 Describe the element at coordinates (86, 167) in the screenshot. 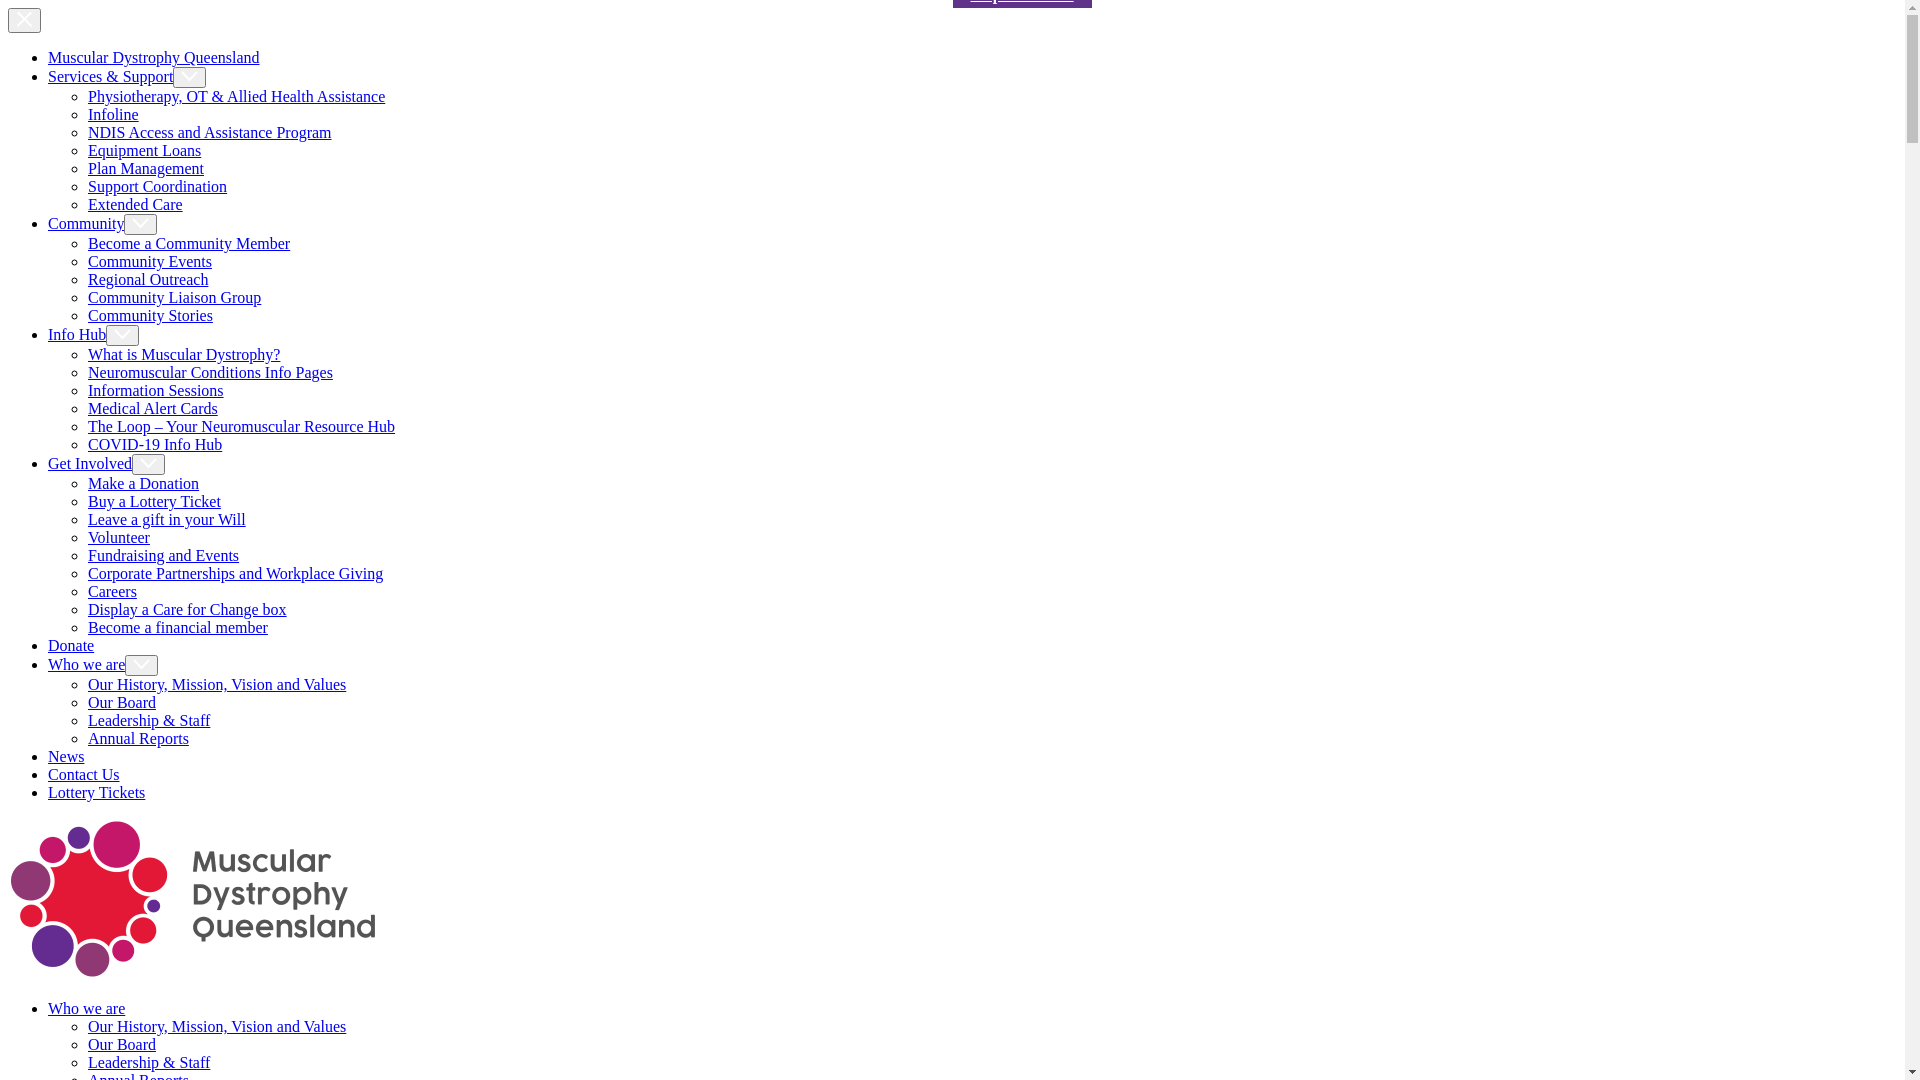

I see `'Plan Management'` at that location.